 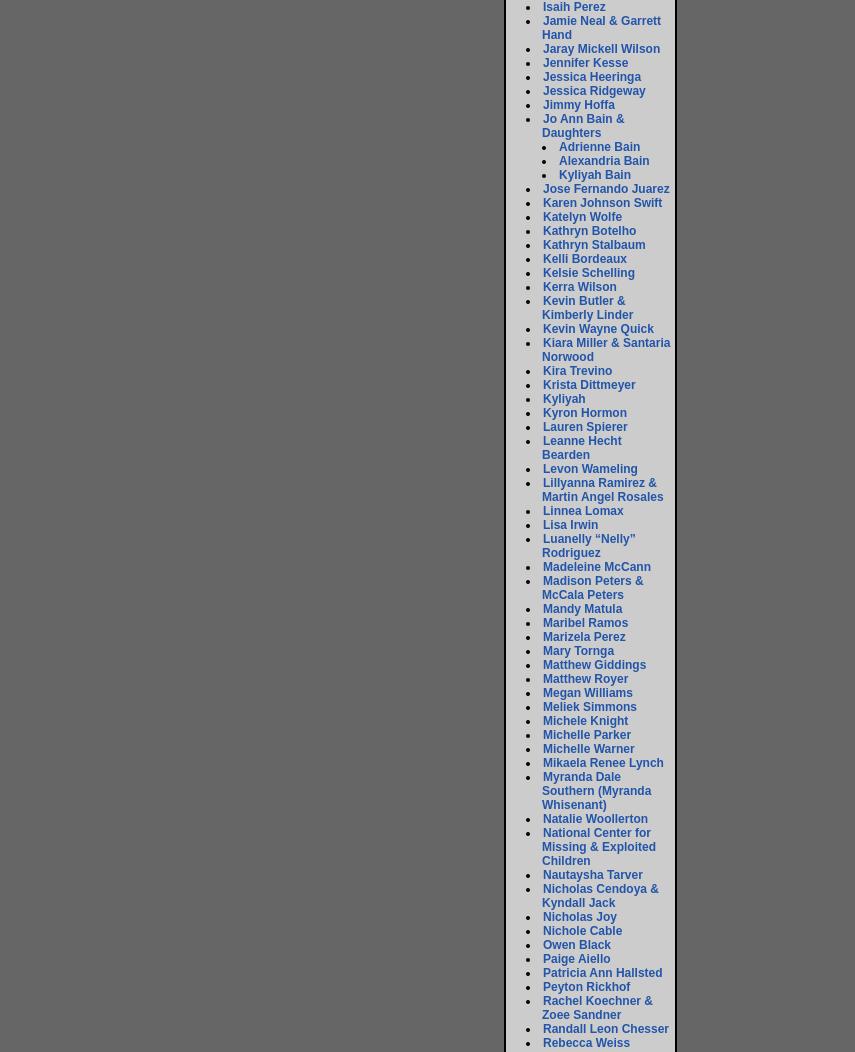 I want to click on 'Nicholas Cendoya & Kyndall Jack', so click(x=600, y=895).